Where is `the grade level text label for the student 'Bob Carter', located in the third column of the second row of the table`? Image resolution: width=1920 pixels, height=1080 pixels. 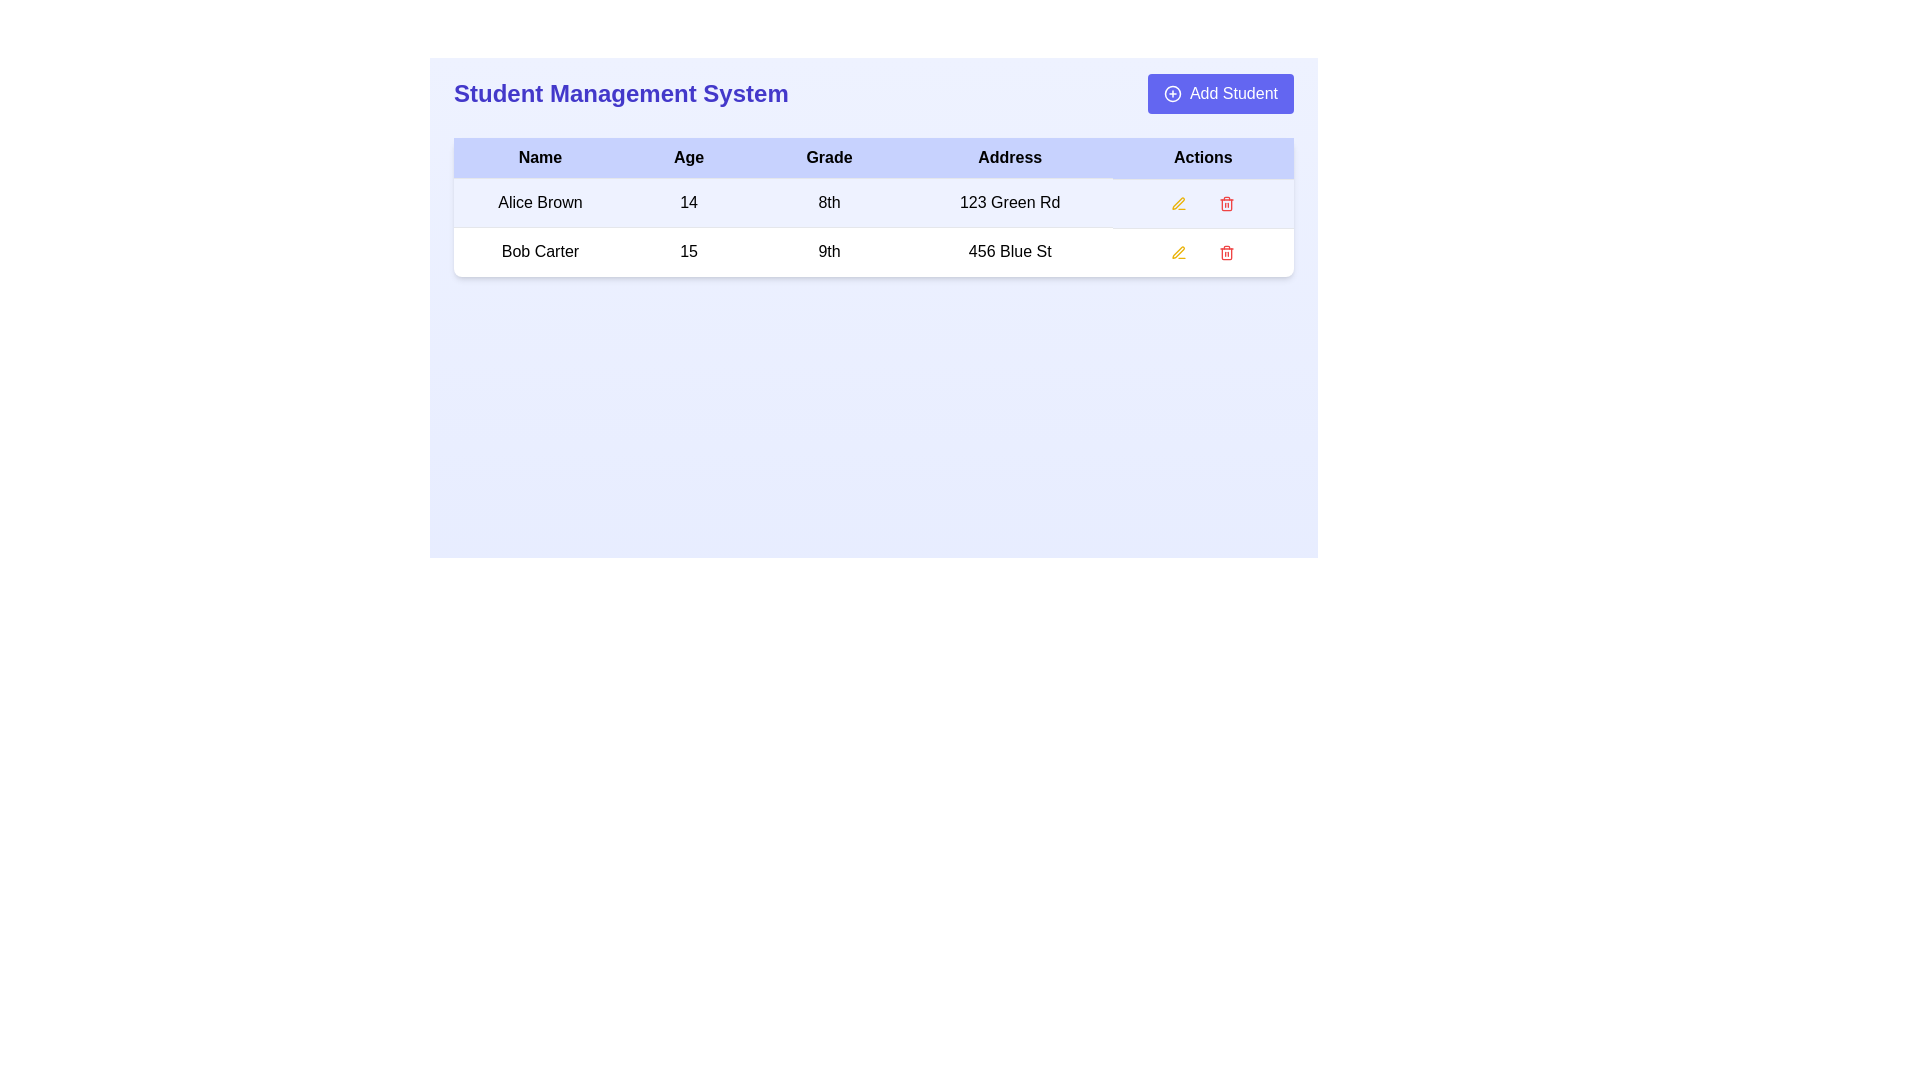 the grade level text label for the student 'Bob Carter', located in the third column of the second row of the table is located at coordinates (829, 250).